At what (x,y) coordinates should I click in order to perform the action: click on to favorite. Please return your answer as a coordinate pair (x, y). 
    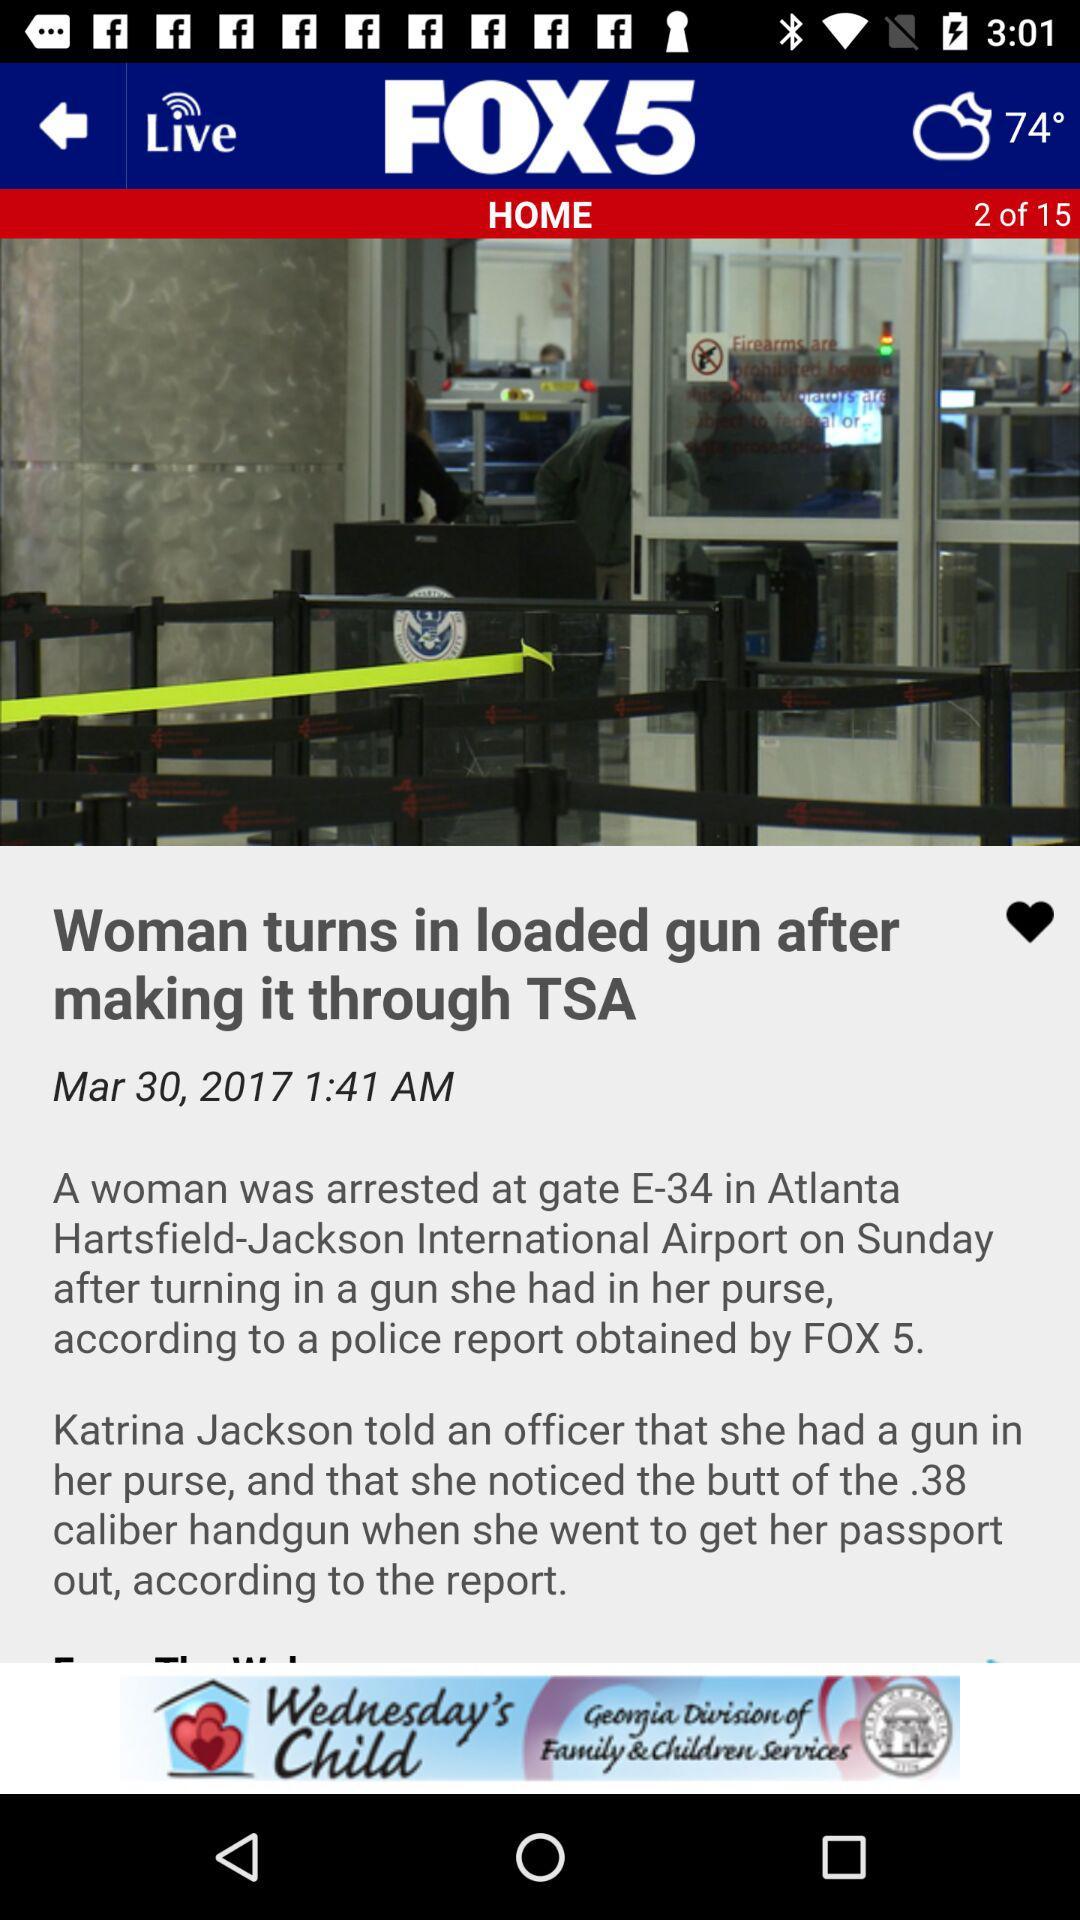
    Looking at the image, I should click on (1017, 921).